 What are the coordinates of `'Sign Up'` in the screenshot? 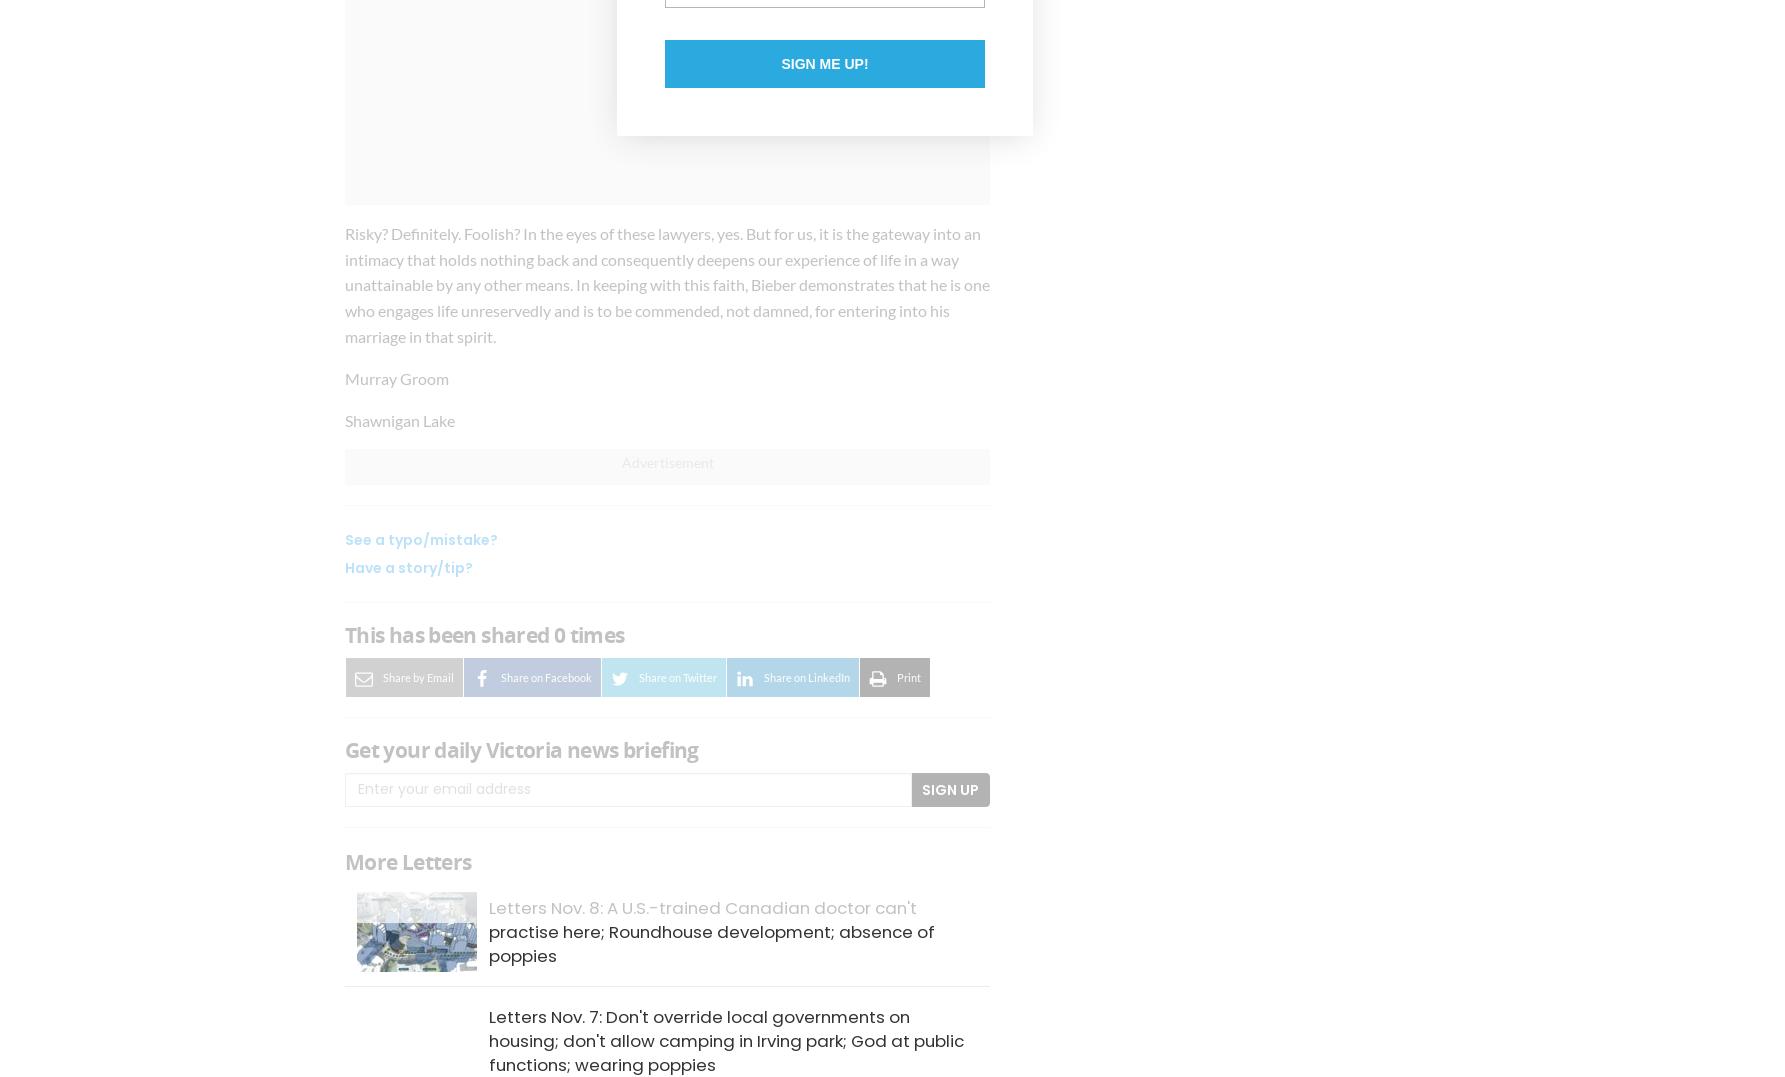 It's located at (949, 789).